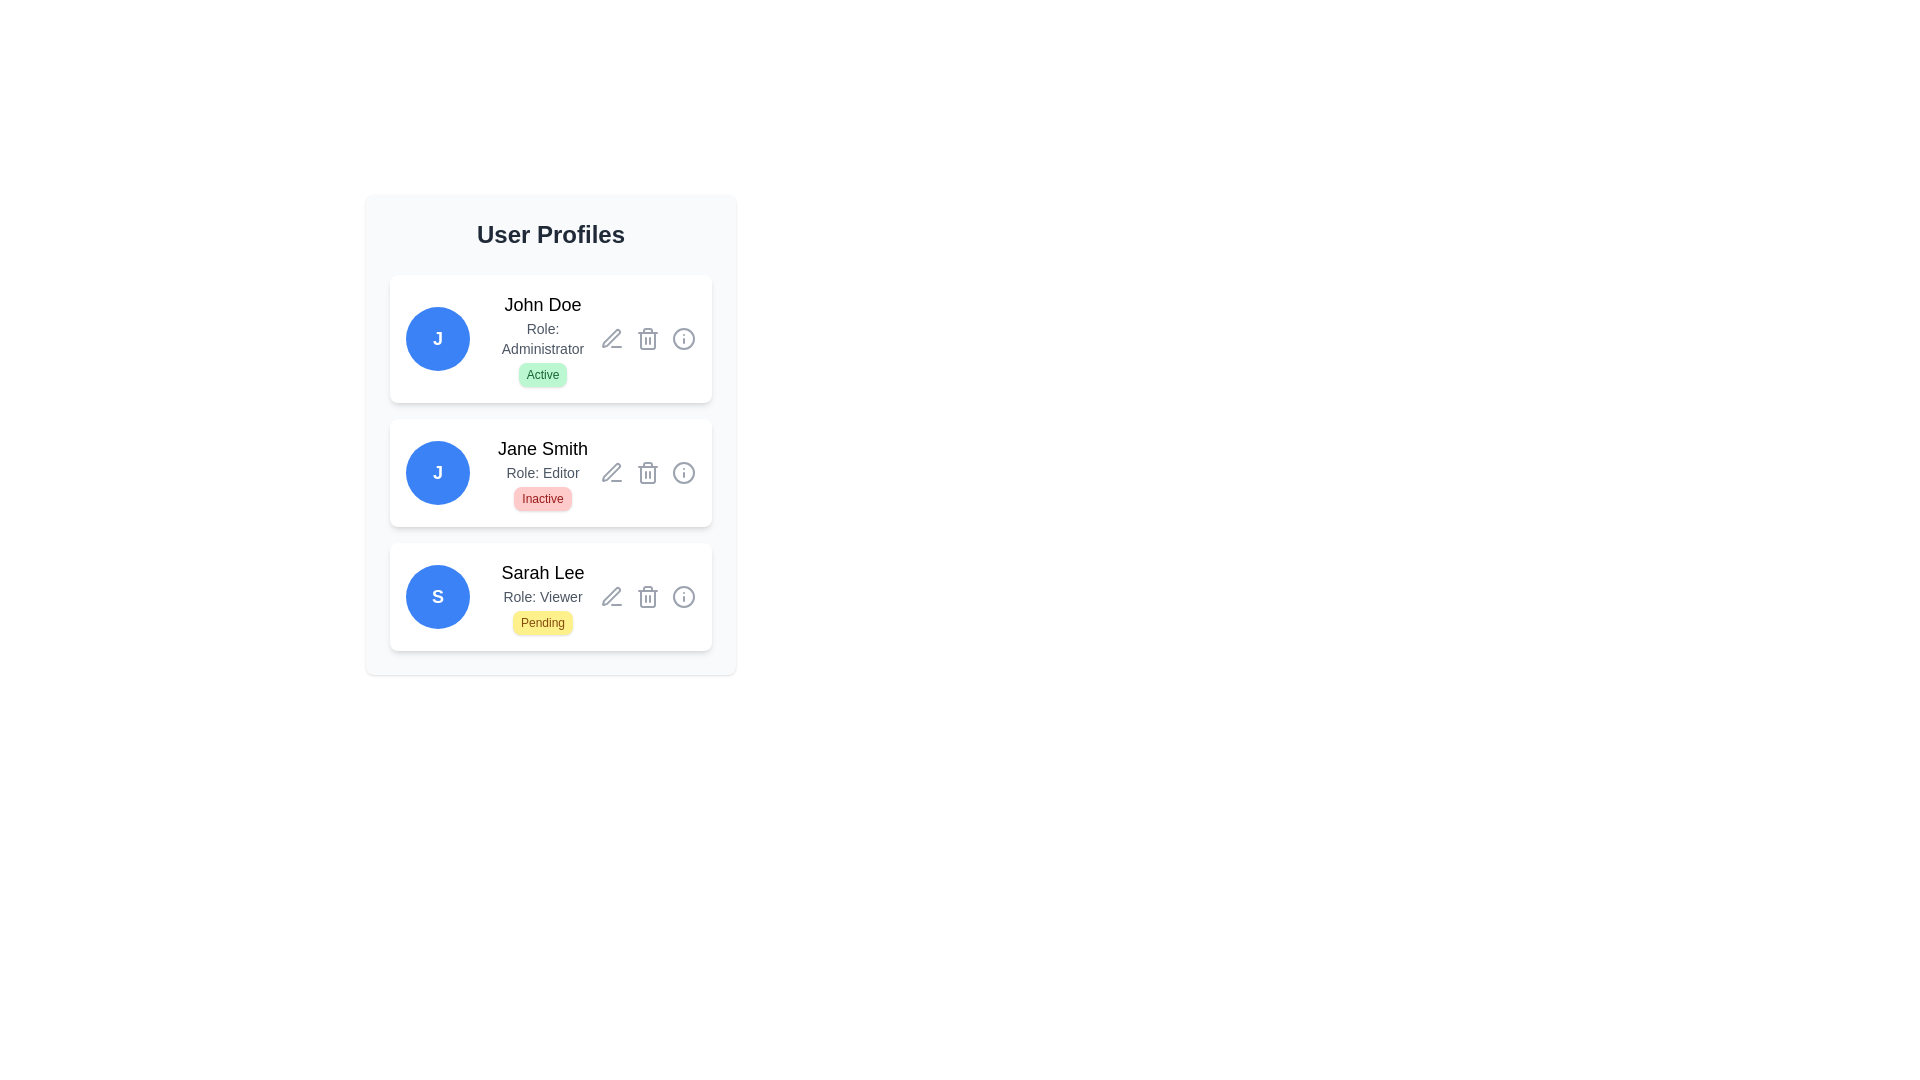 The image size is (1920, 1080). I want to click on the 'John Doe' text label, which is displayed prominently as the primary identifier within the user profile card, so click(542, 304).